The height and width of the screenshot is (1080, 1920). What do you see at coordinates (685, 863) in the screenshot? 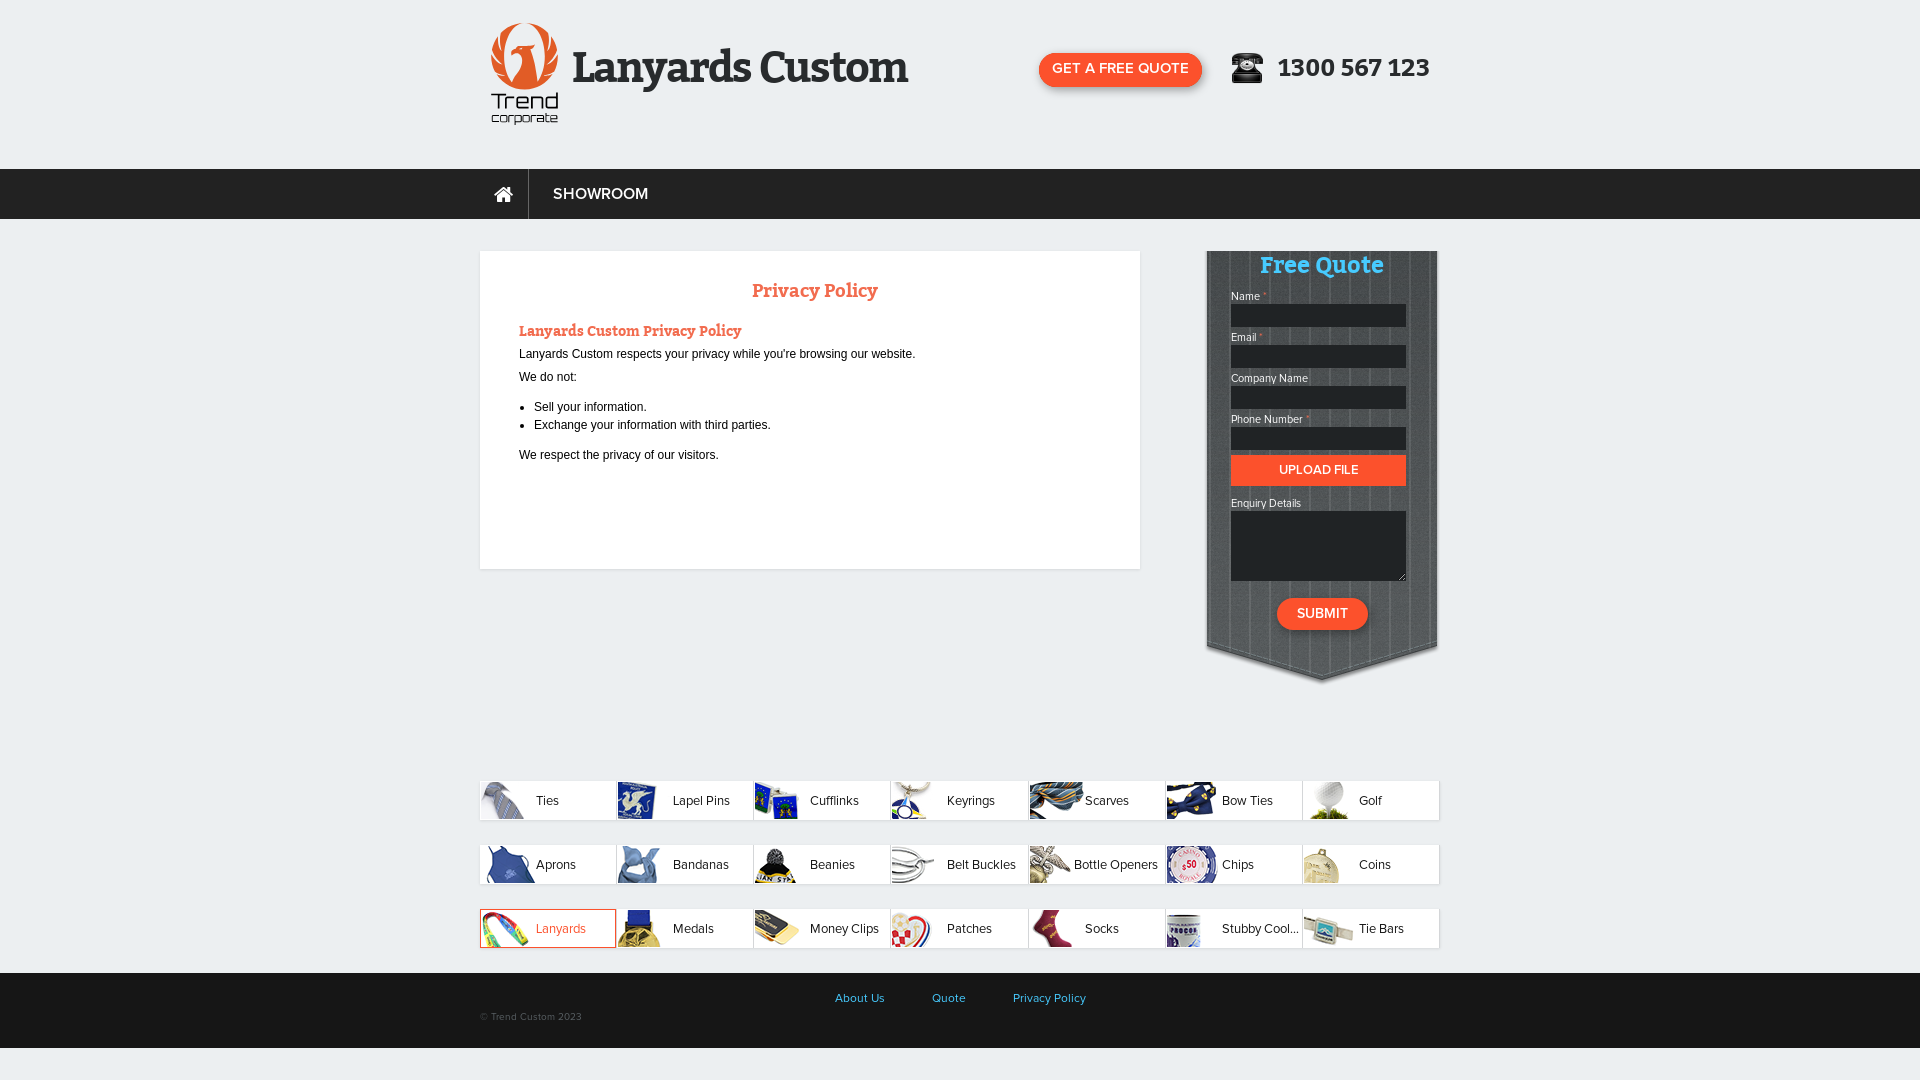
I see `'Bandanas'` at bounding box center [685, 863].